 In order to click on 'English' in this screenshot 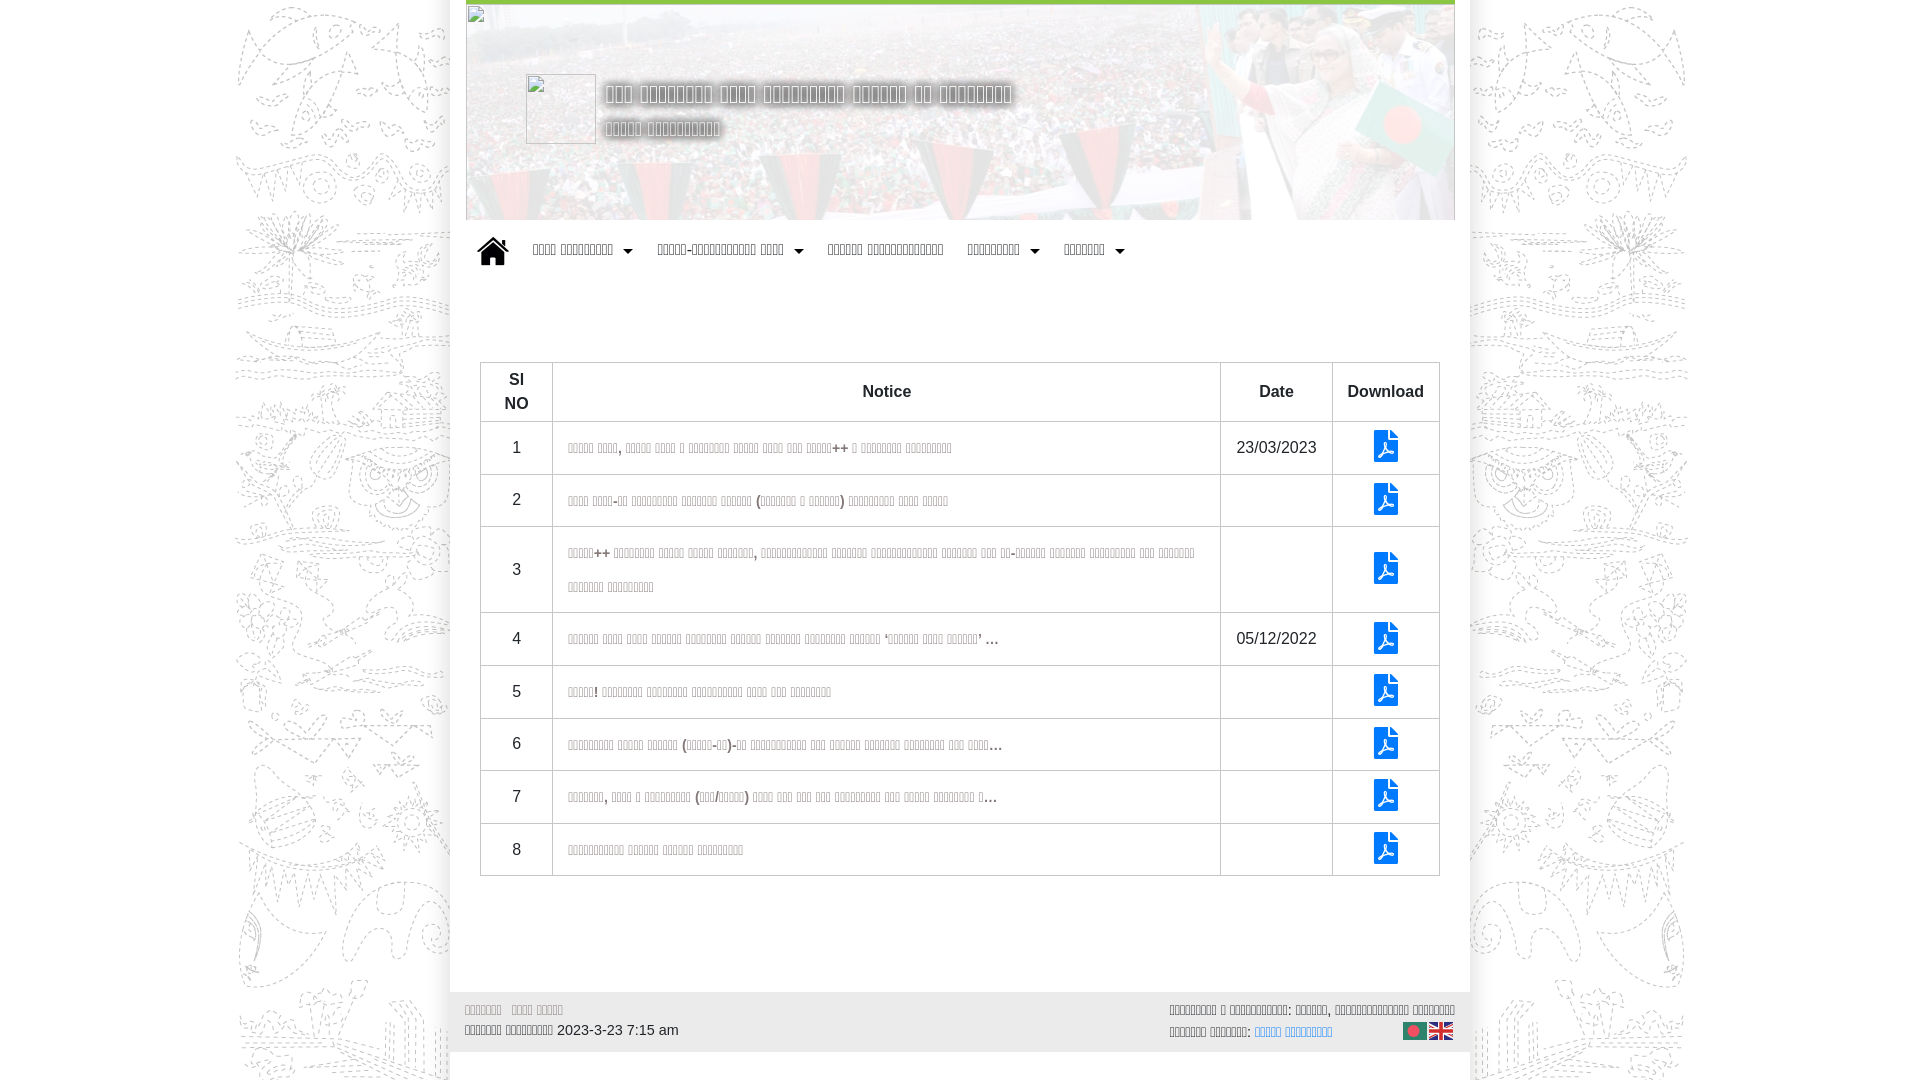, I will do `click(1441, 1030)`.